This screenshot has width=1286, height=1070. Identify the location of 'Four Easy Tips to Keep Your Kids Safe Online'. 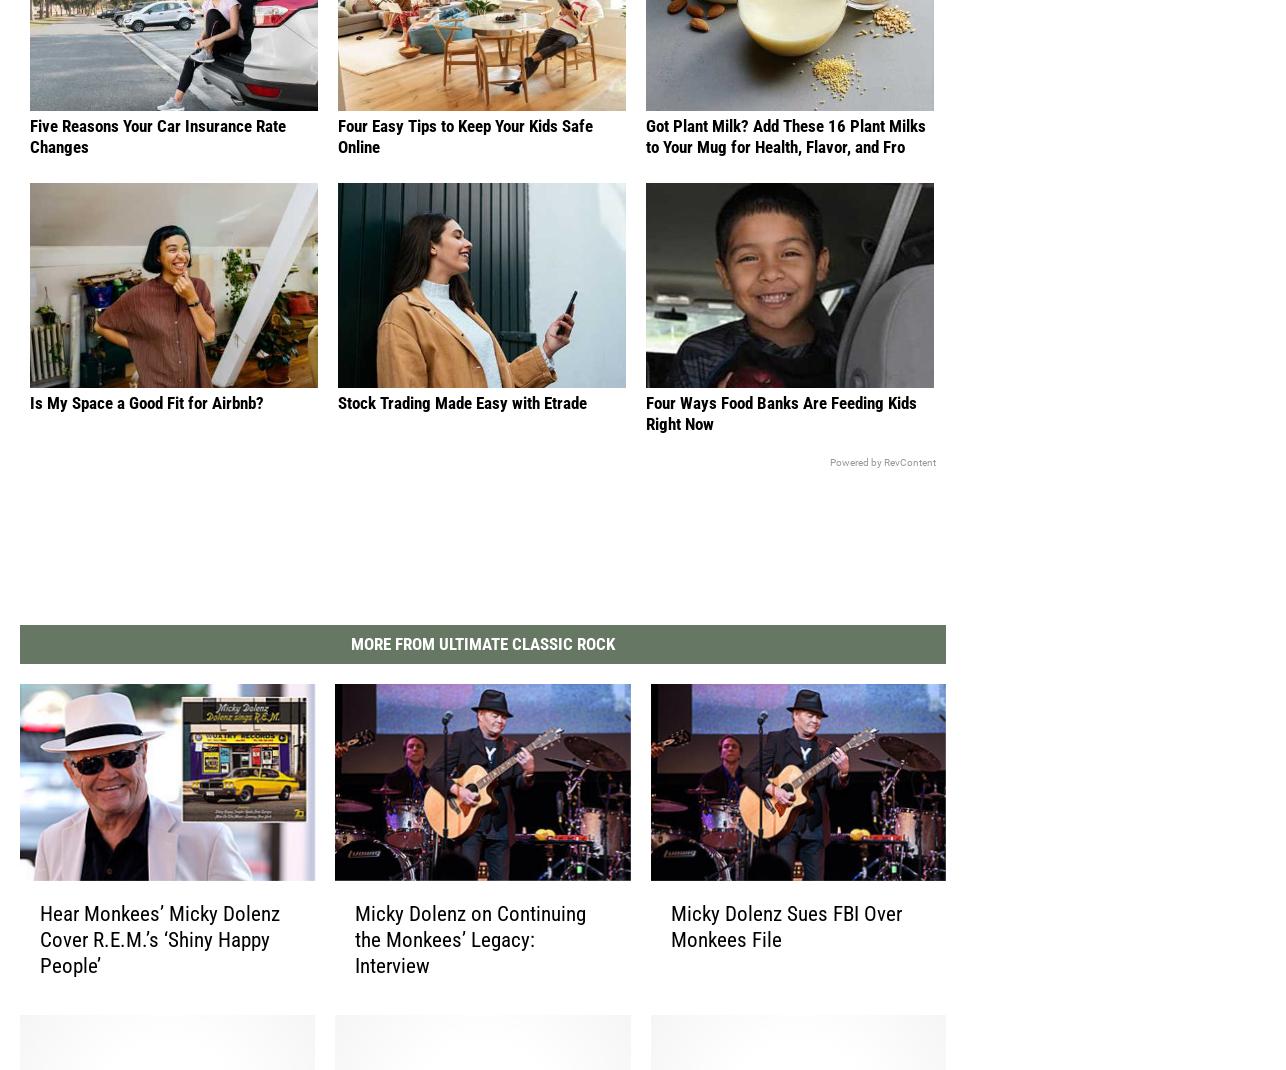
(464, 154).